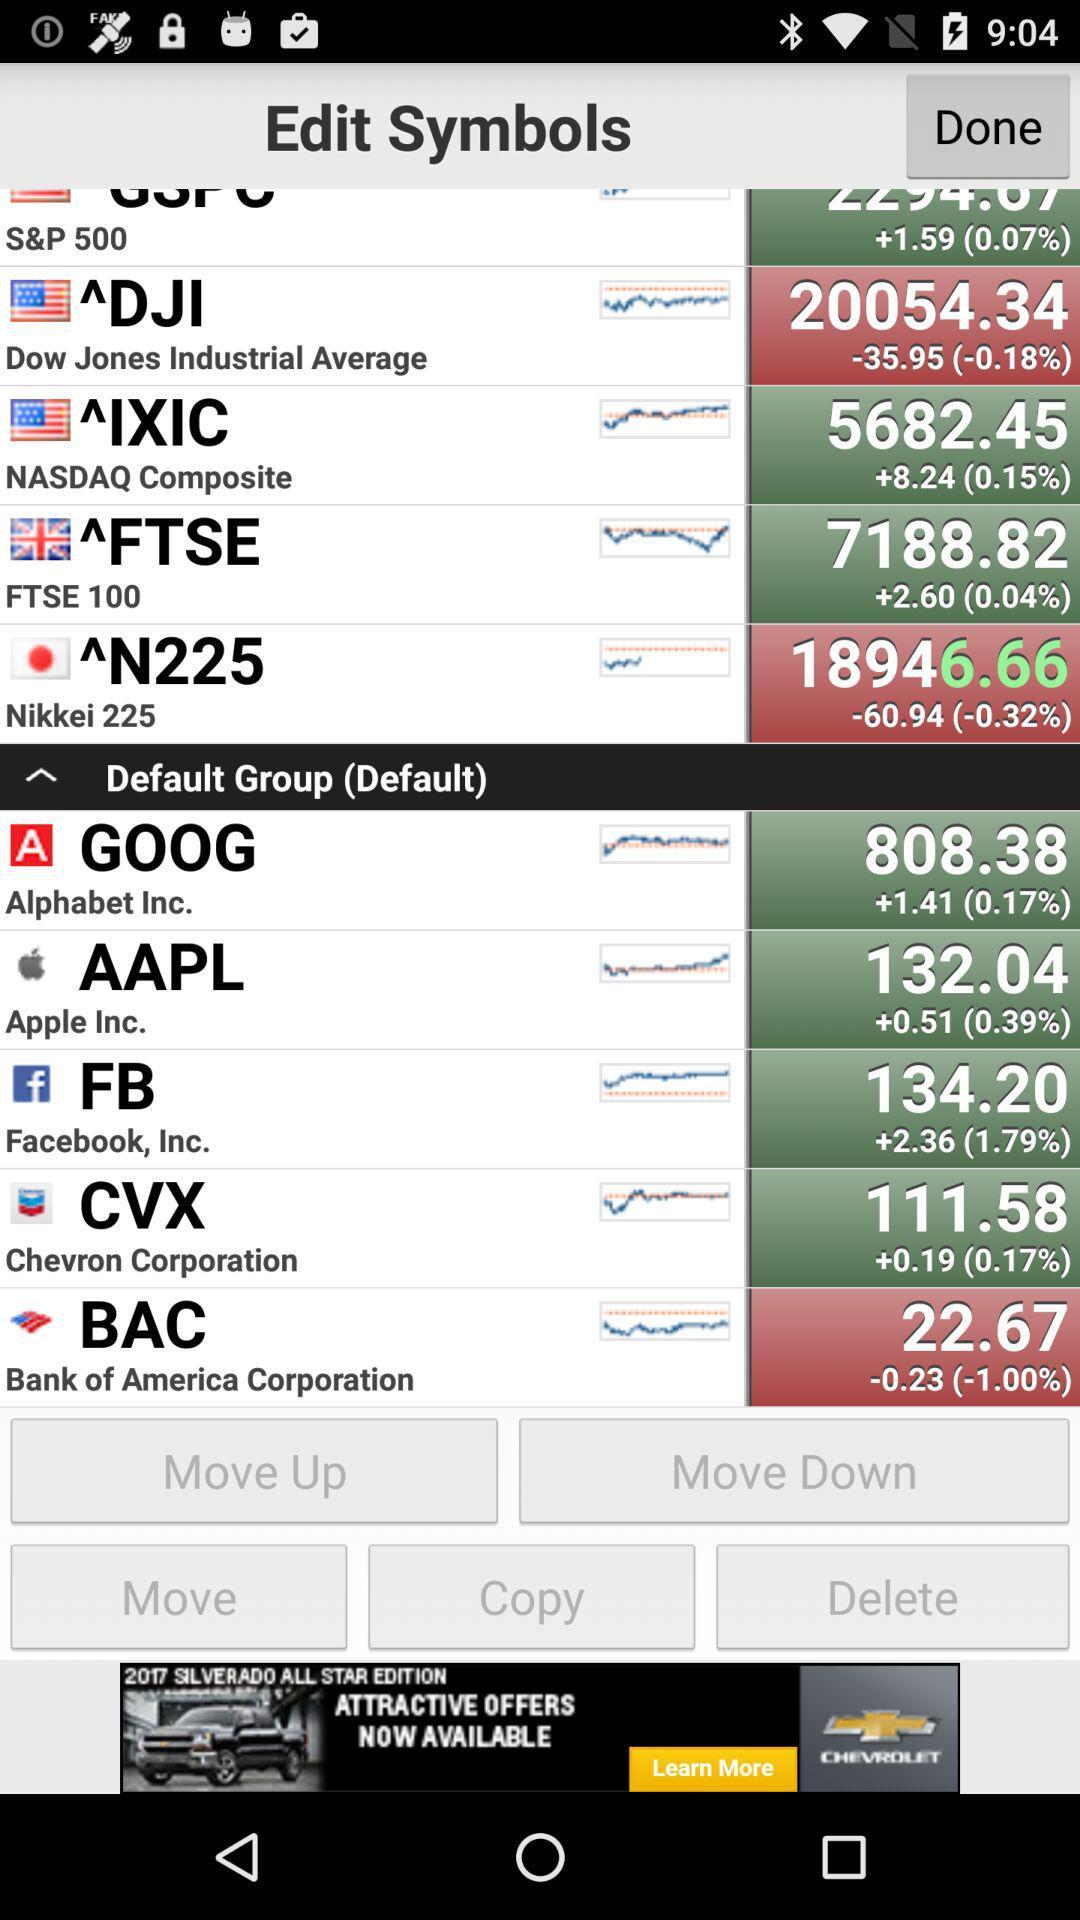 The height and width of the screenshot is (1920, 1080). What do you see at coordinates (540, 1727) in the screenshot?
I see `click on advertisement` at bounding box center [540, 1727].